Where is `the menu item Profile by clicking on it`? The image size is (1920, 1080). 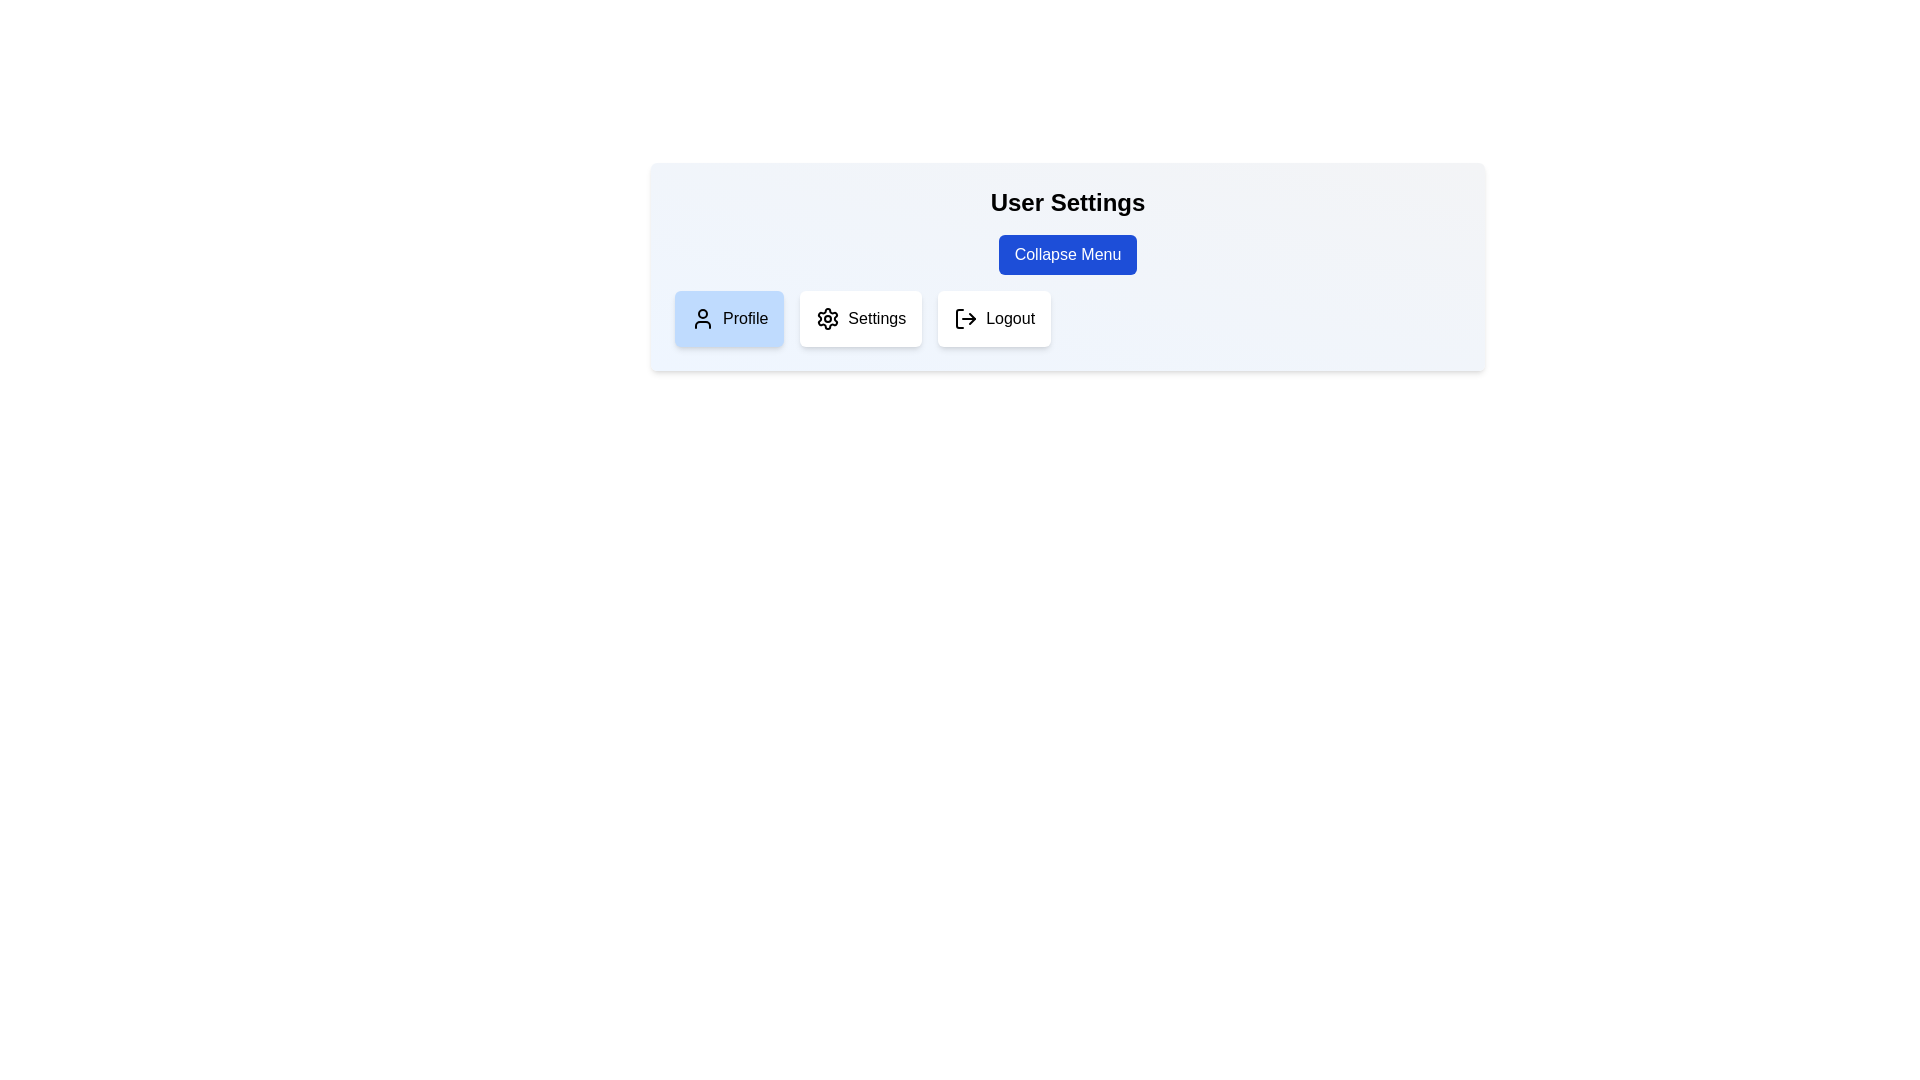 the menu item Profile by clicking on it is located at coordinates (728, 318).